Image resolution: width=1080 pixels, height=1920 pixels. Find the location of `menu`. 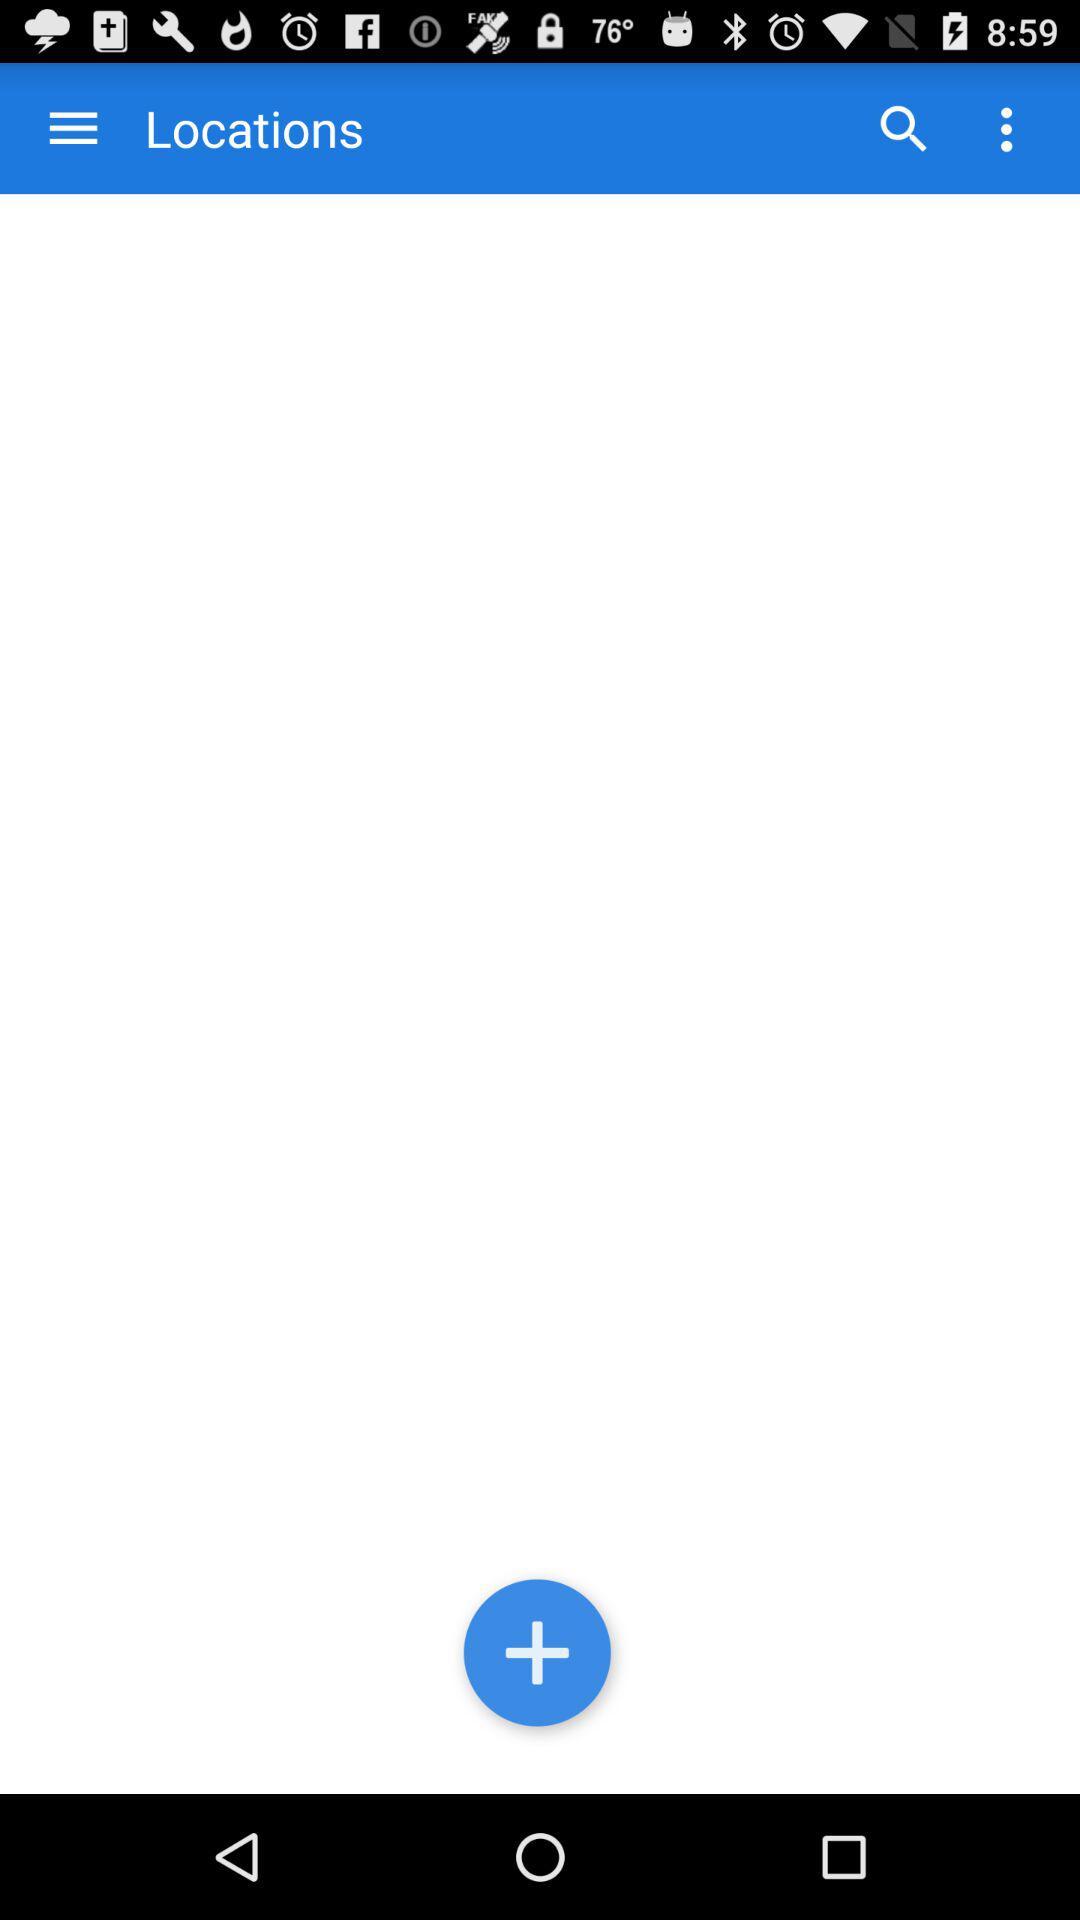

menu is located at coordinates (72, 127).